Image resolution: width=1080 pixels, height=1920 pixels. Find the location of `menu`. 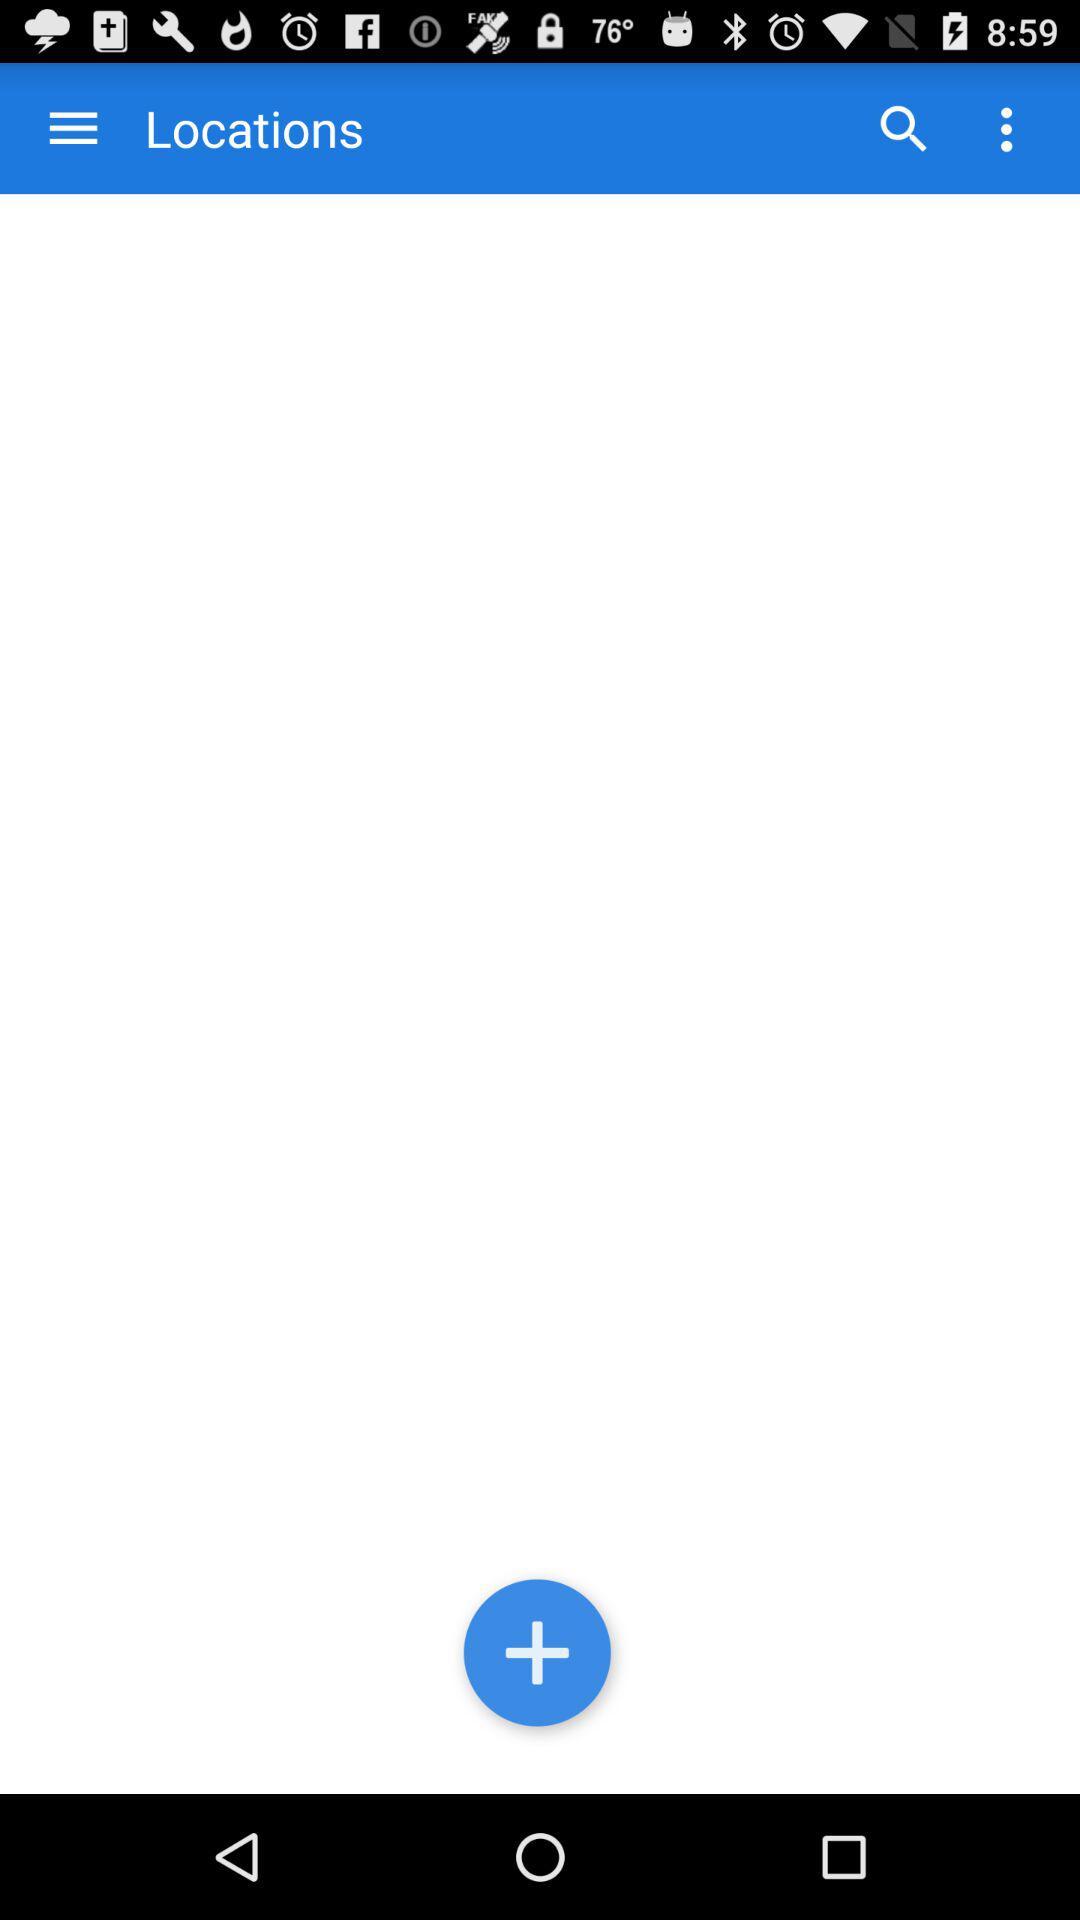

menu is located at coordinates (72, 127).